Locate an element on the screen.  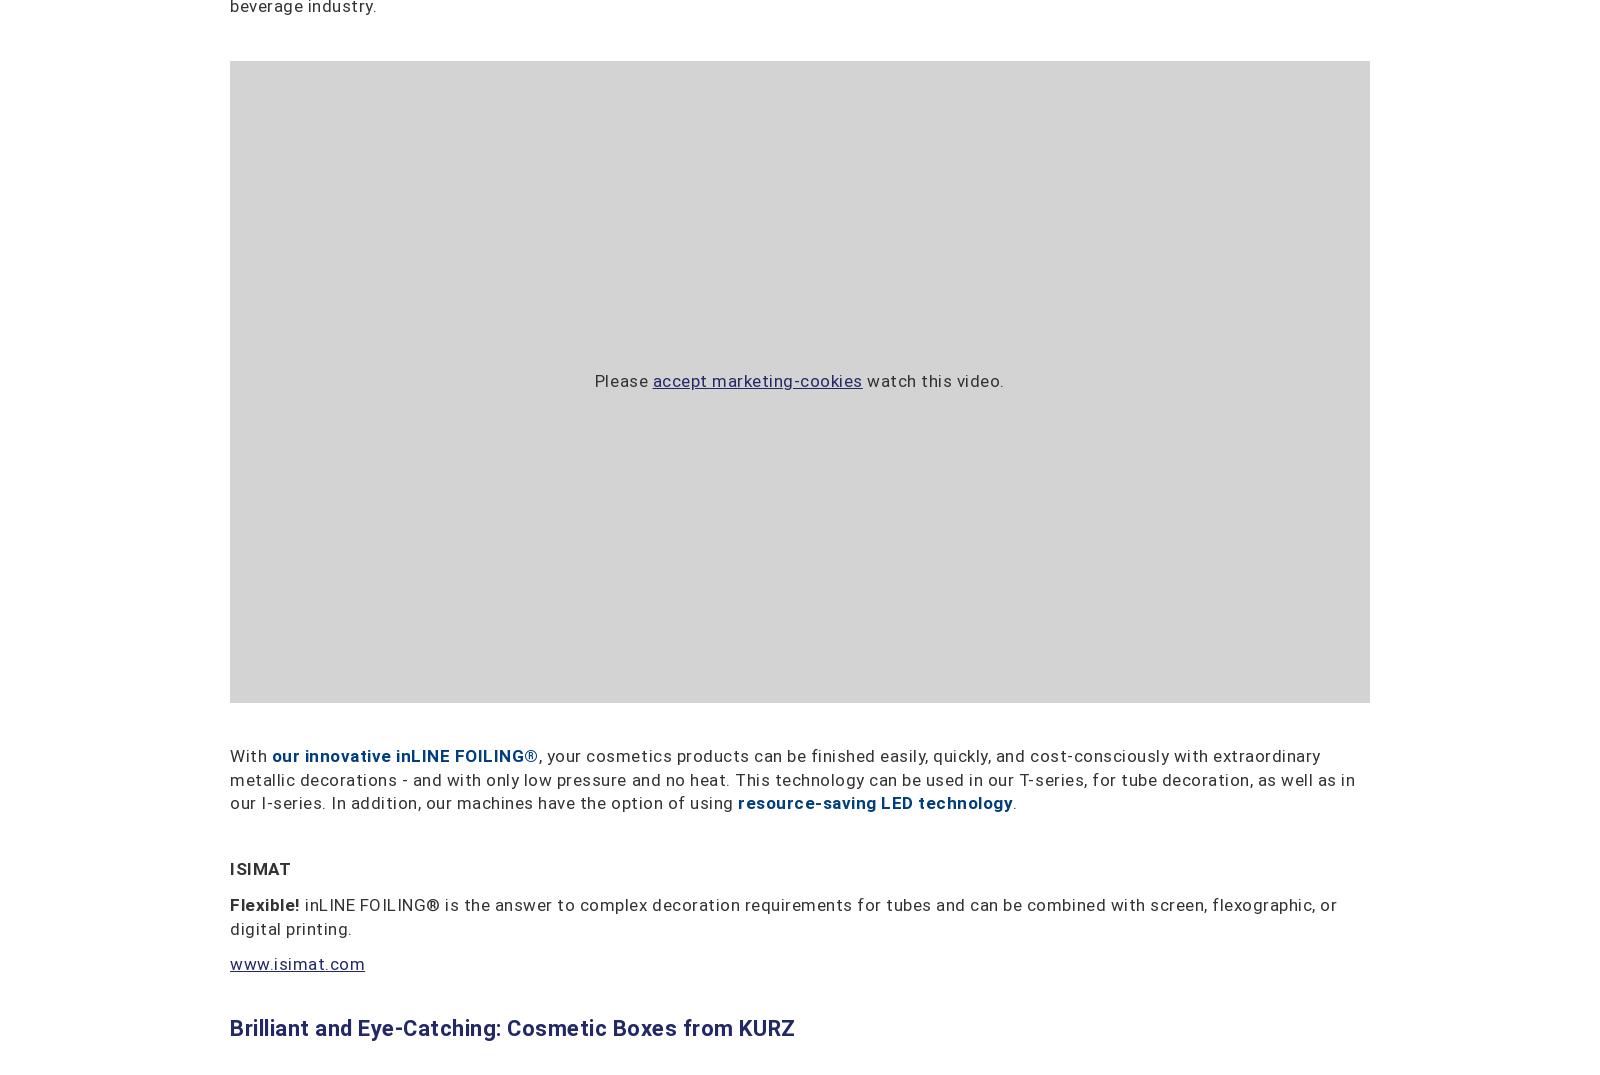
'www.isimat.com' is located at coordinates (297, 963).